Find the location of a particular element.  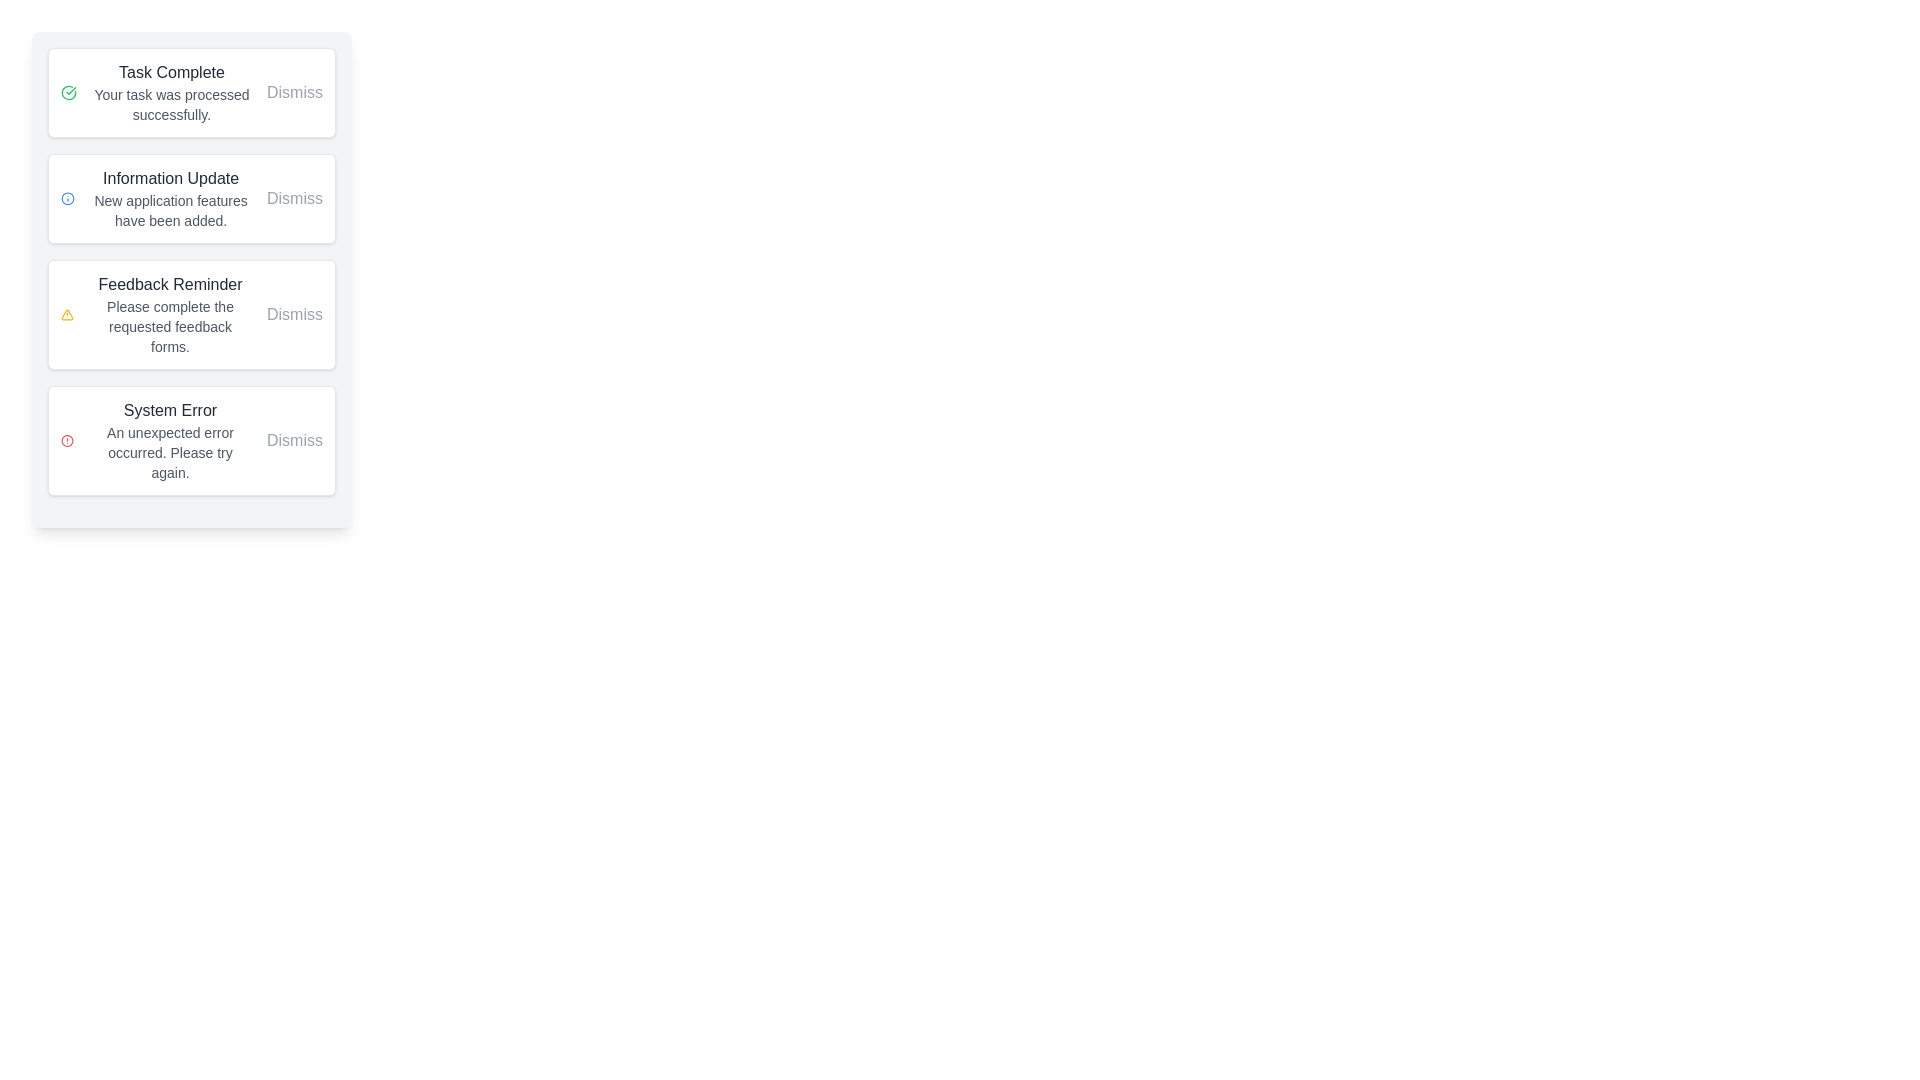

information provided in the textual alert component that is positioned below the 'Feedback Reminder' section and above the 'Dismiss' button is located at coordinates (170, 439).